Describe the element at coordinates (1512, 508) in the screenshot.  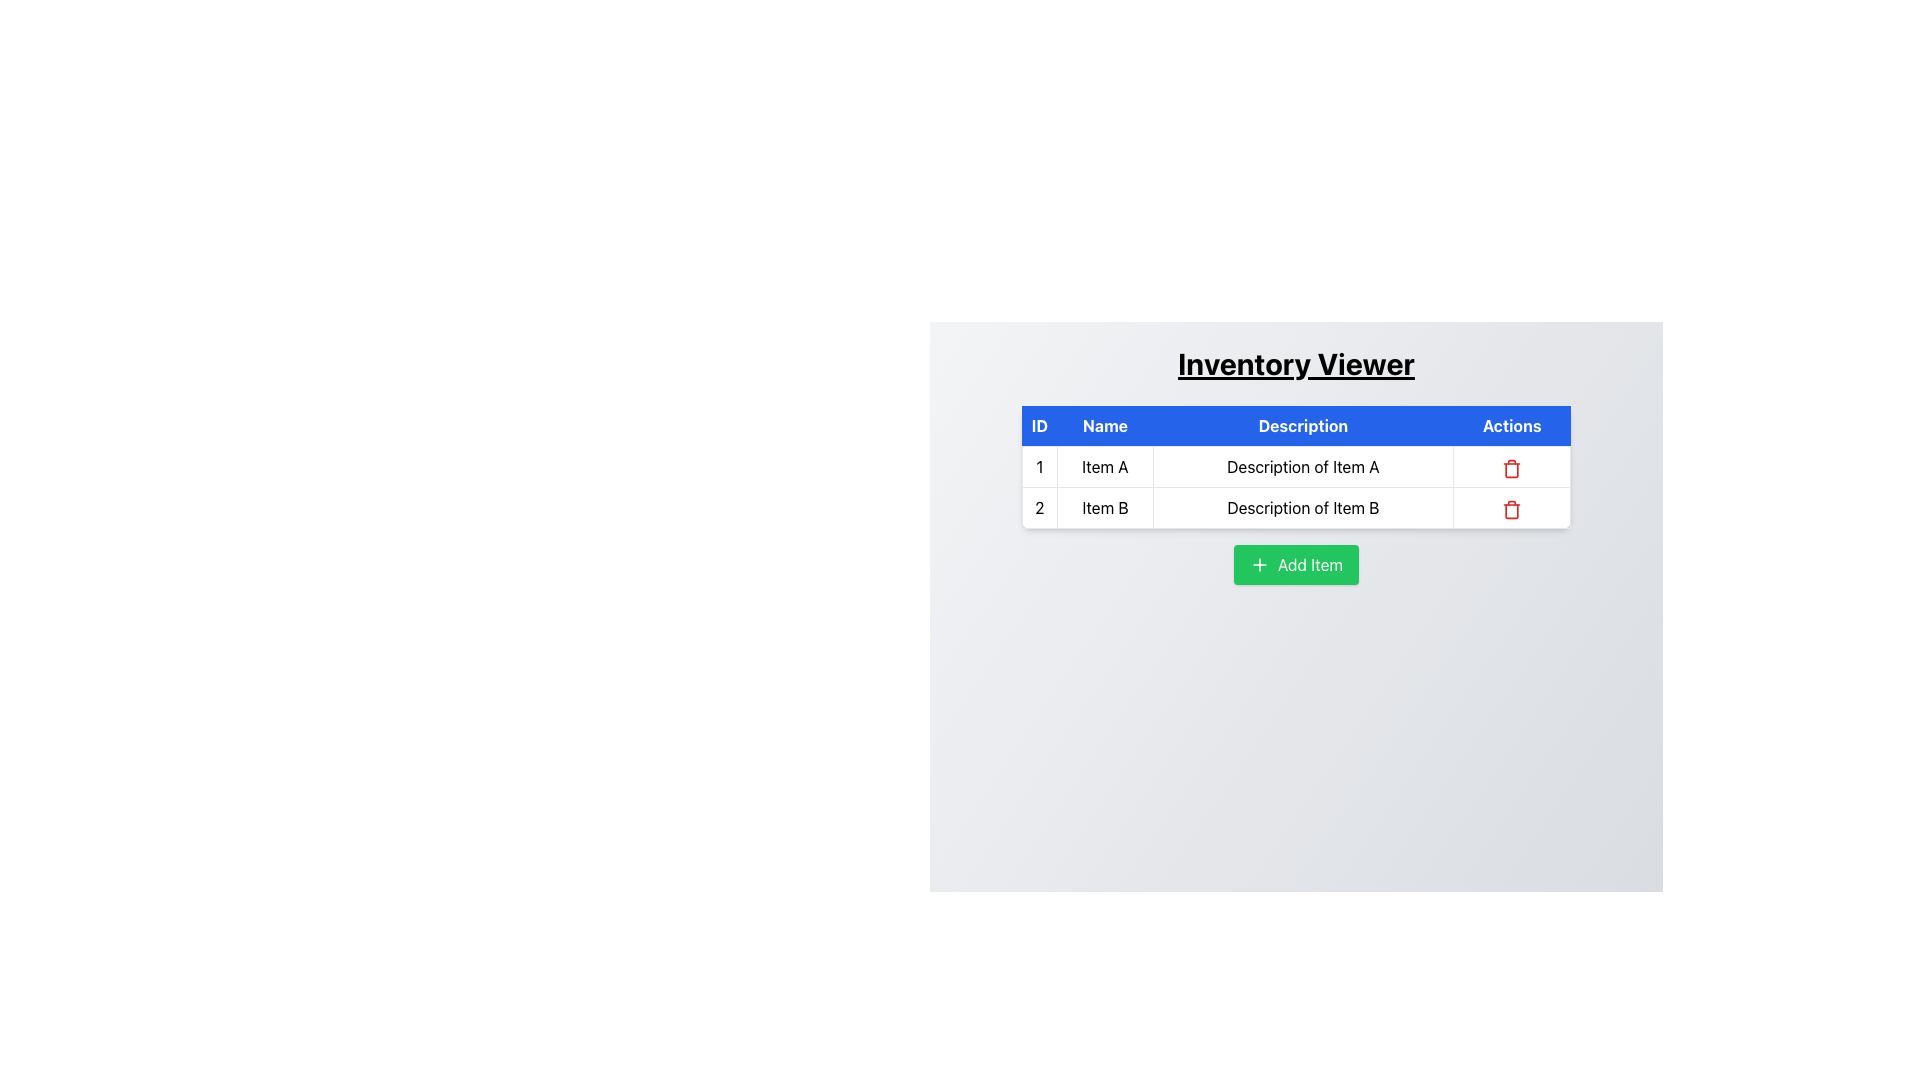
I see `the trash icon button with red strokes that represents a trash bin, located in the Actions column of the second row in the table` at that location.